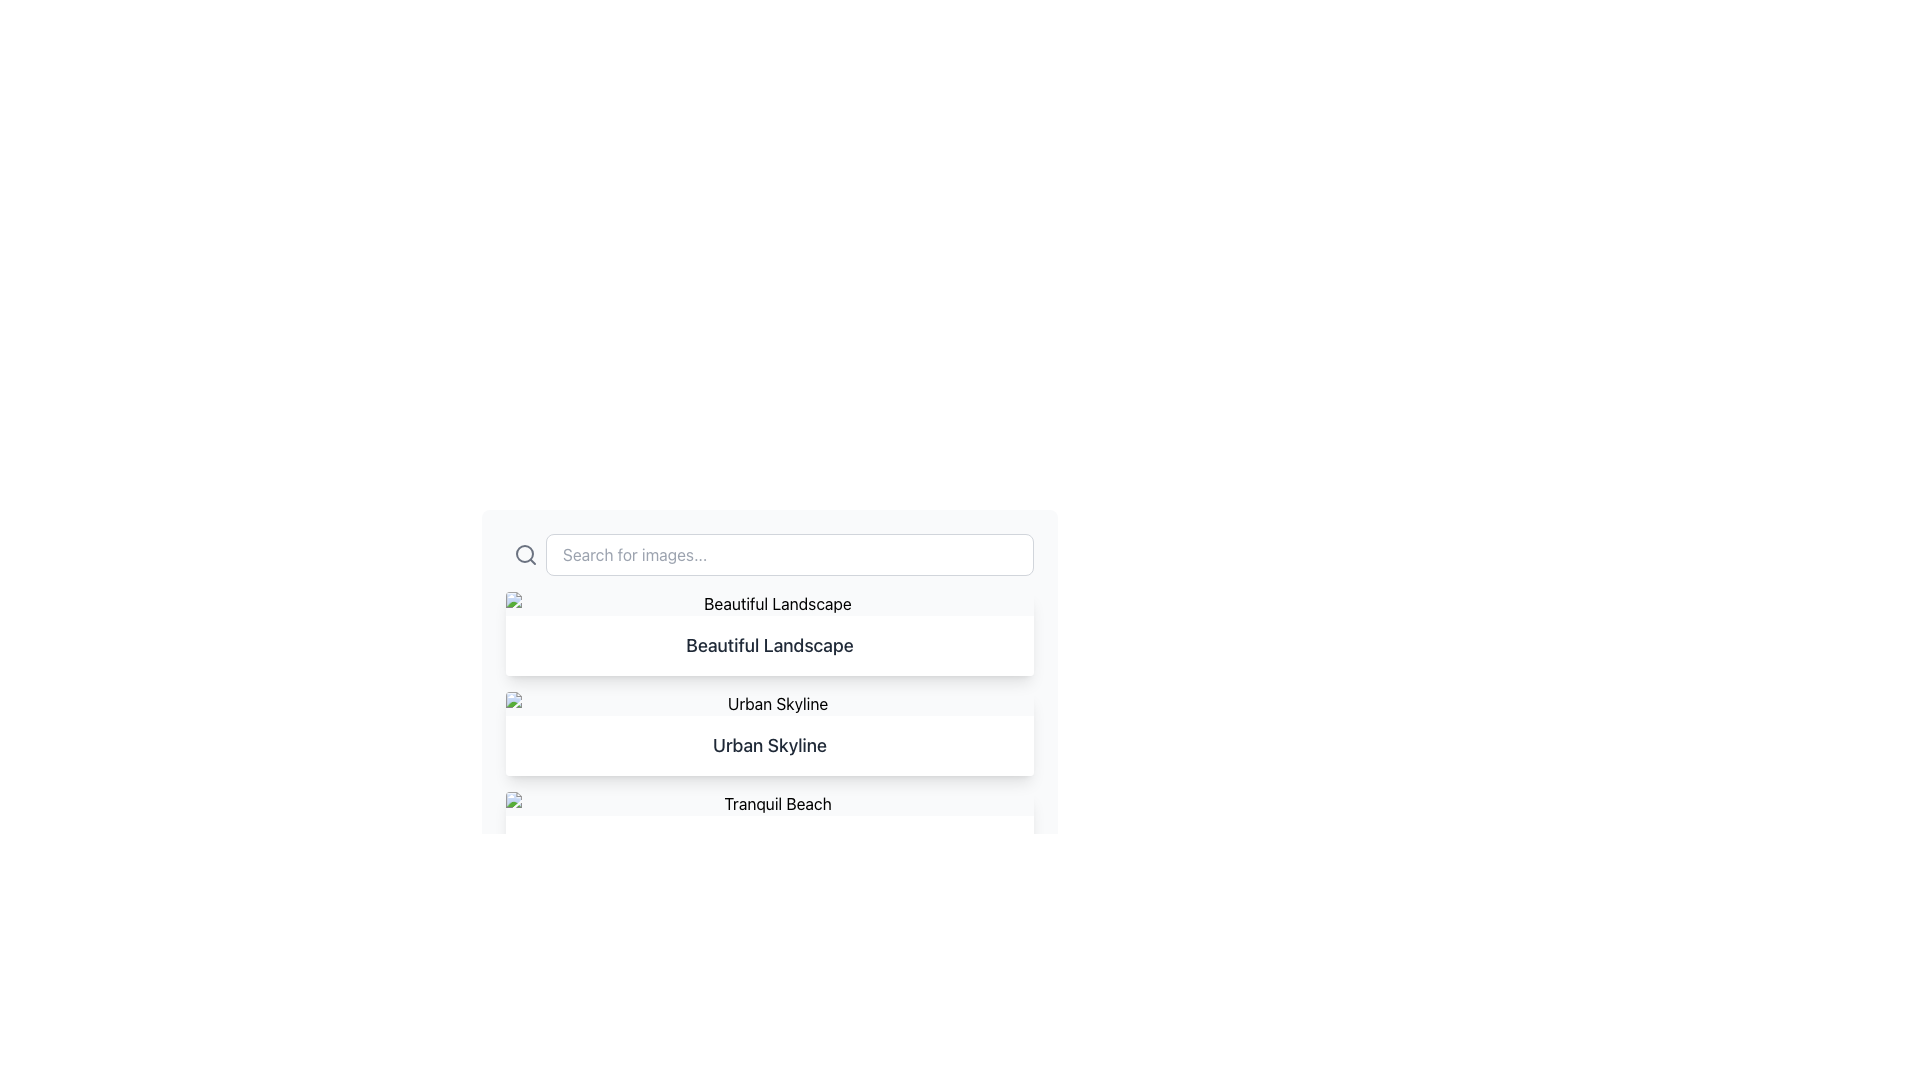 The width and height of the screenshot is (1920, 1080). What do you see at coordinates (768, 745) in the screenshot?
I see `the text label that reads 'Urban Skyline', which is displayed in a dark font color on a white background, positioned below 'Beautiful Landscape'` at bounding box center [768, 745].